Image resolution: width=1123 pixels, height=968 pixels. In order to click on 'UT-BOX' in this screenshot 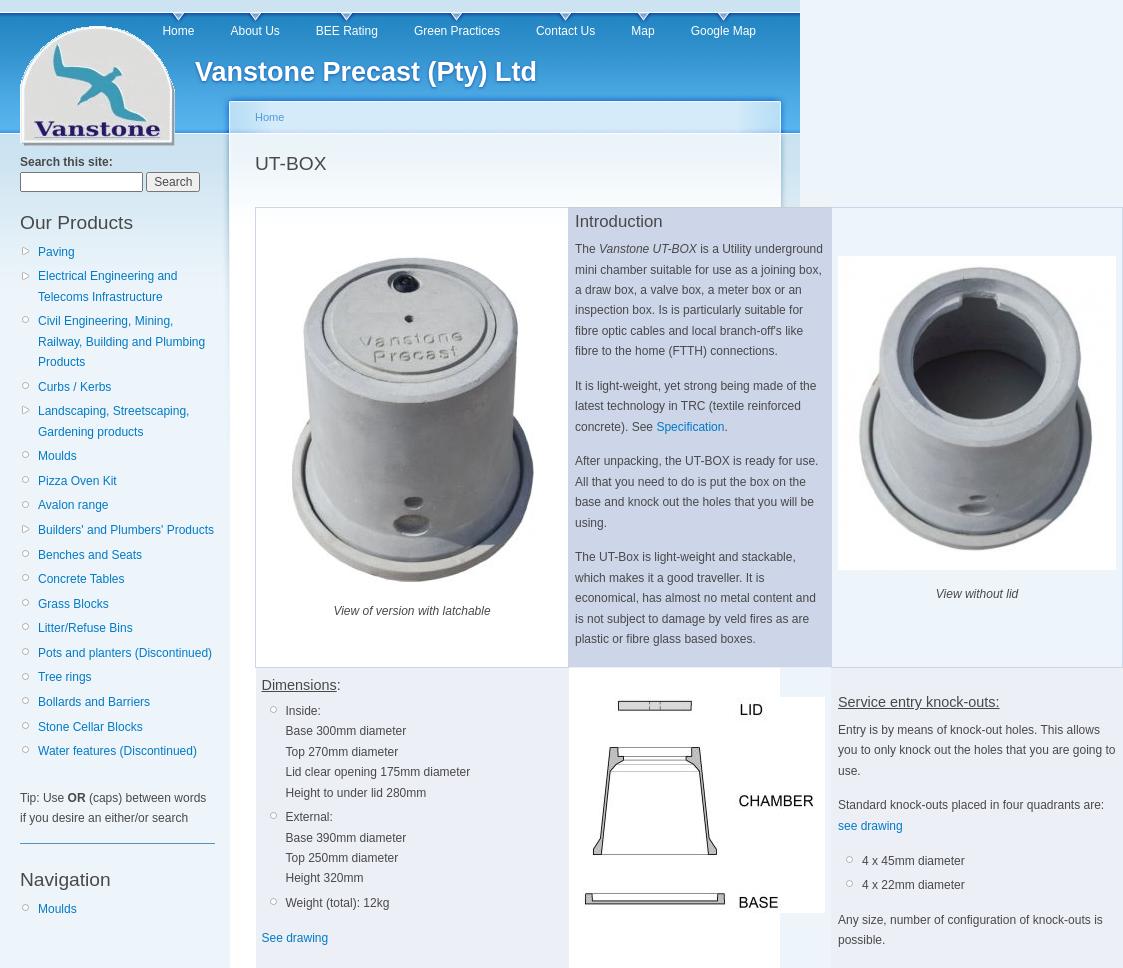, I will do `click(255, 163)`.